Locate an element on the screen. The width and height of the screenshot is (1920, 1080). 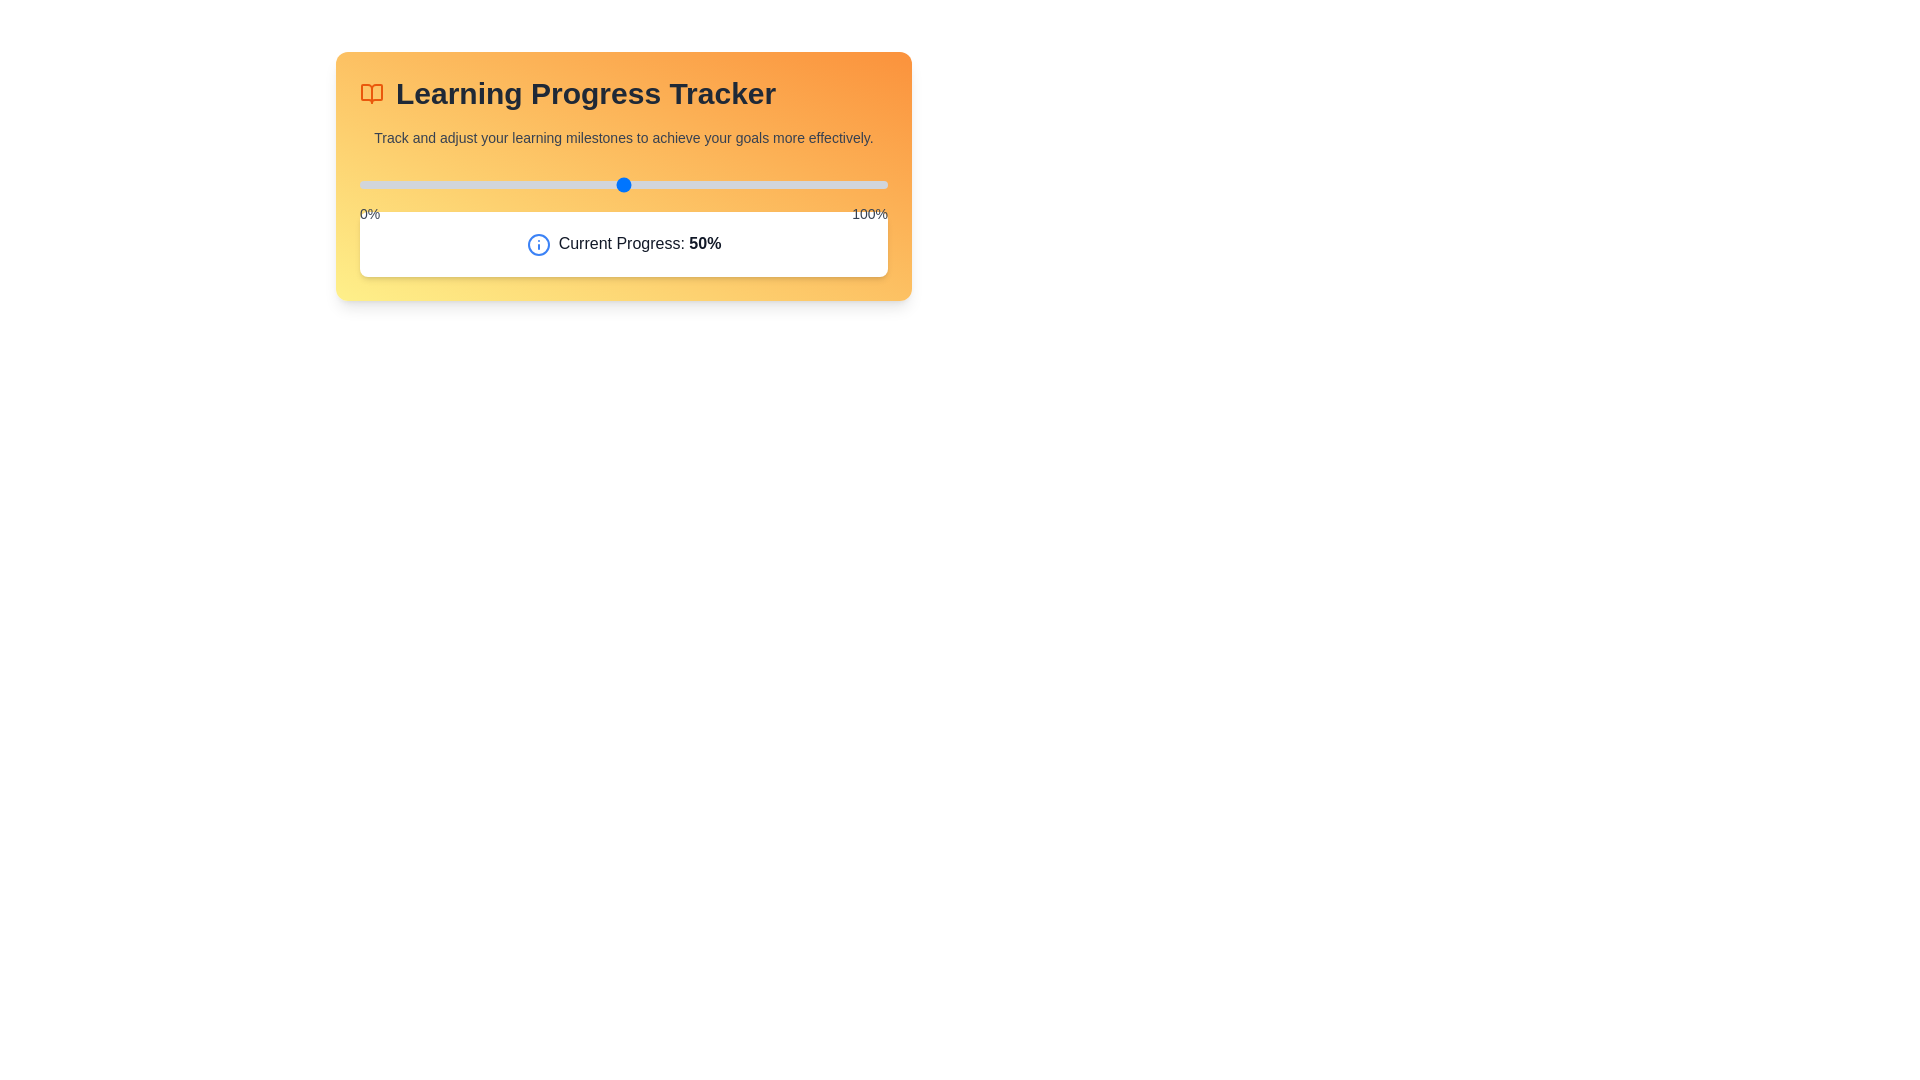
the slider to set progress to 18% is located at coordinates (454, 185).